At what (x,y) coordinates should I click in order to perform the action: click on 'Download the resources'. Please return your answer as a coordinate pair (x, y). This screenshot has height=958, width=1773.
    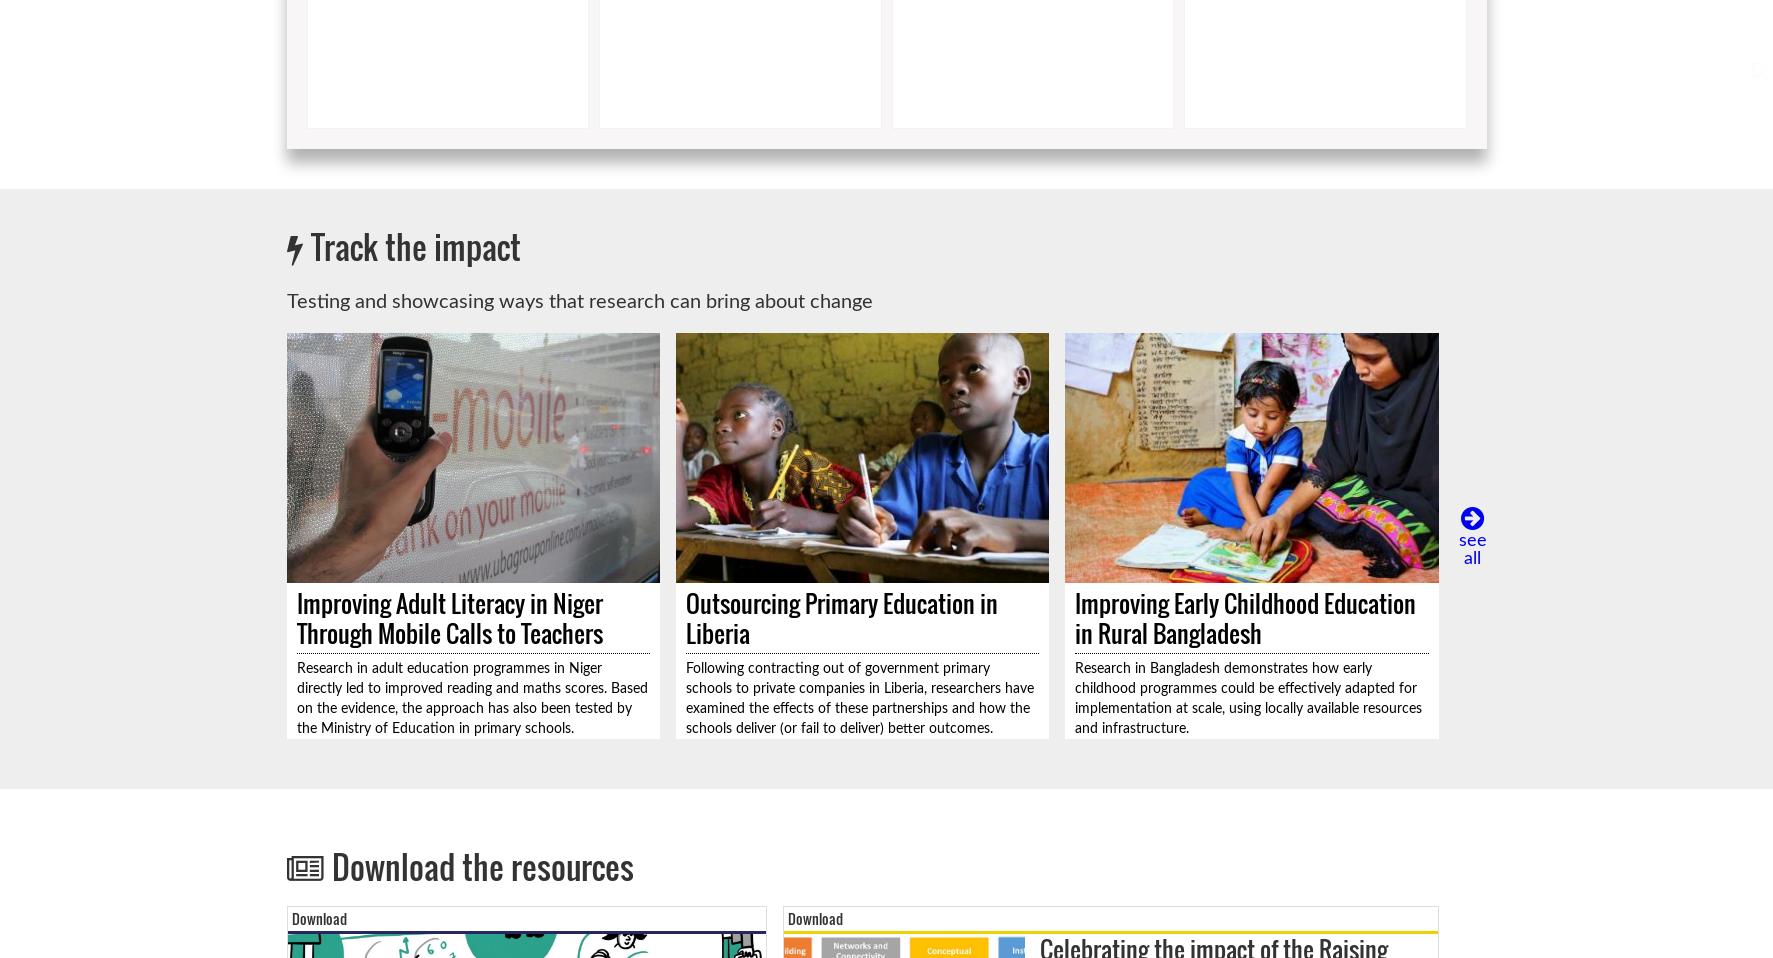
    Looking at the image, I should click on (481, 865).